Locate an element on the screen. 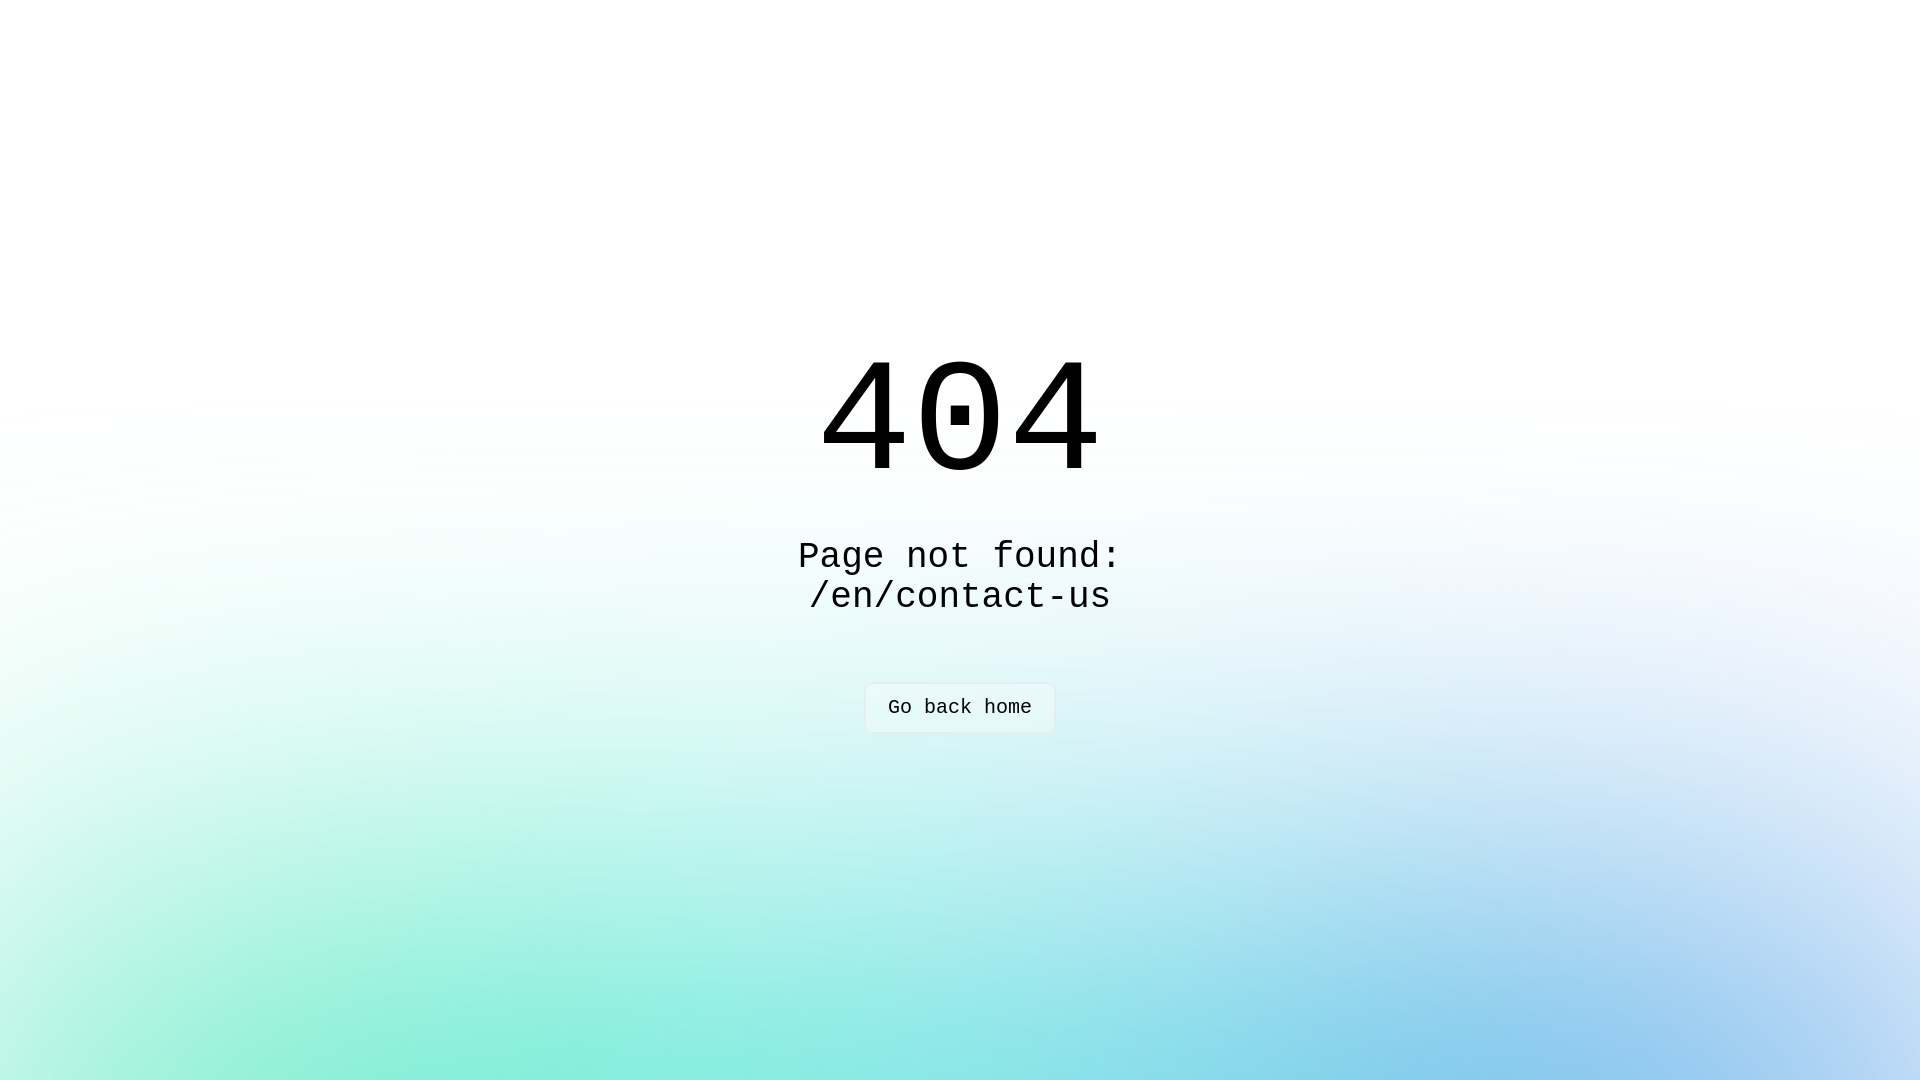 The height and width of the screenshot is (1080, 1920). 'Go back home' is located at coordinates (960, 707).